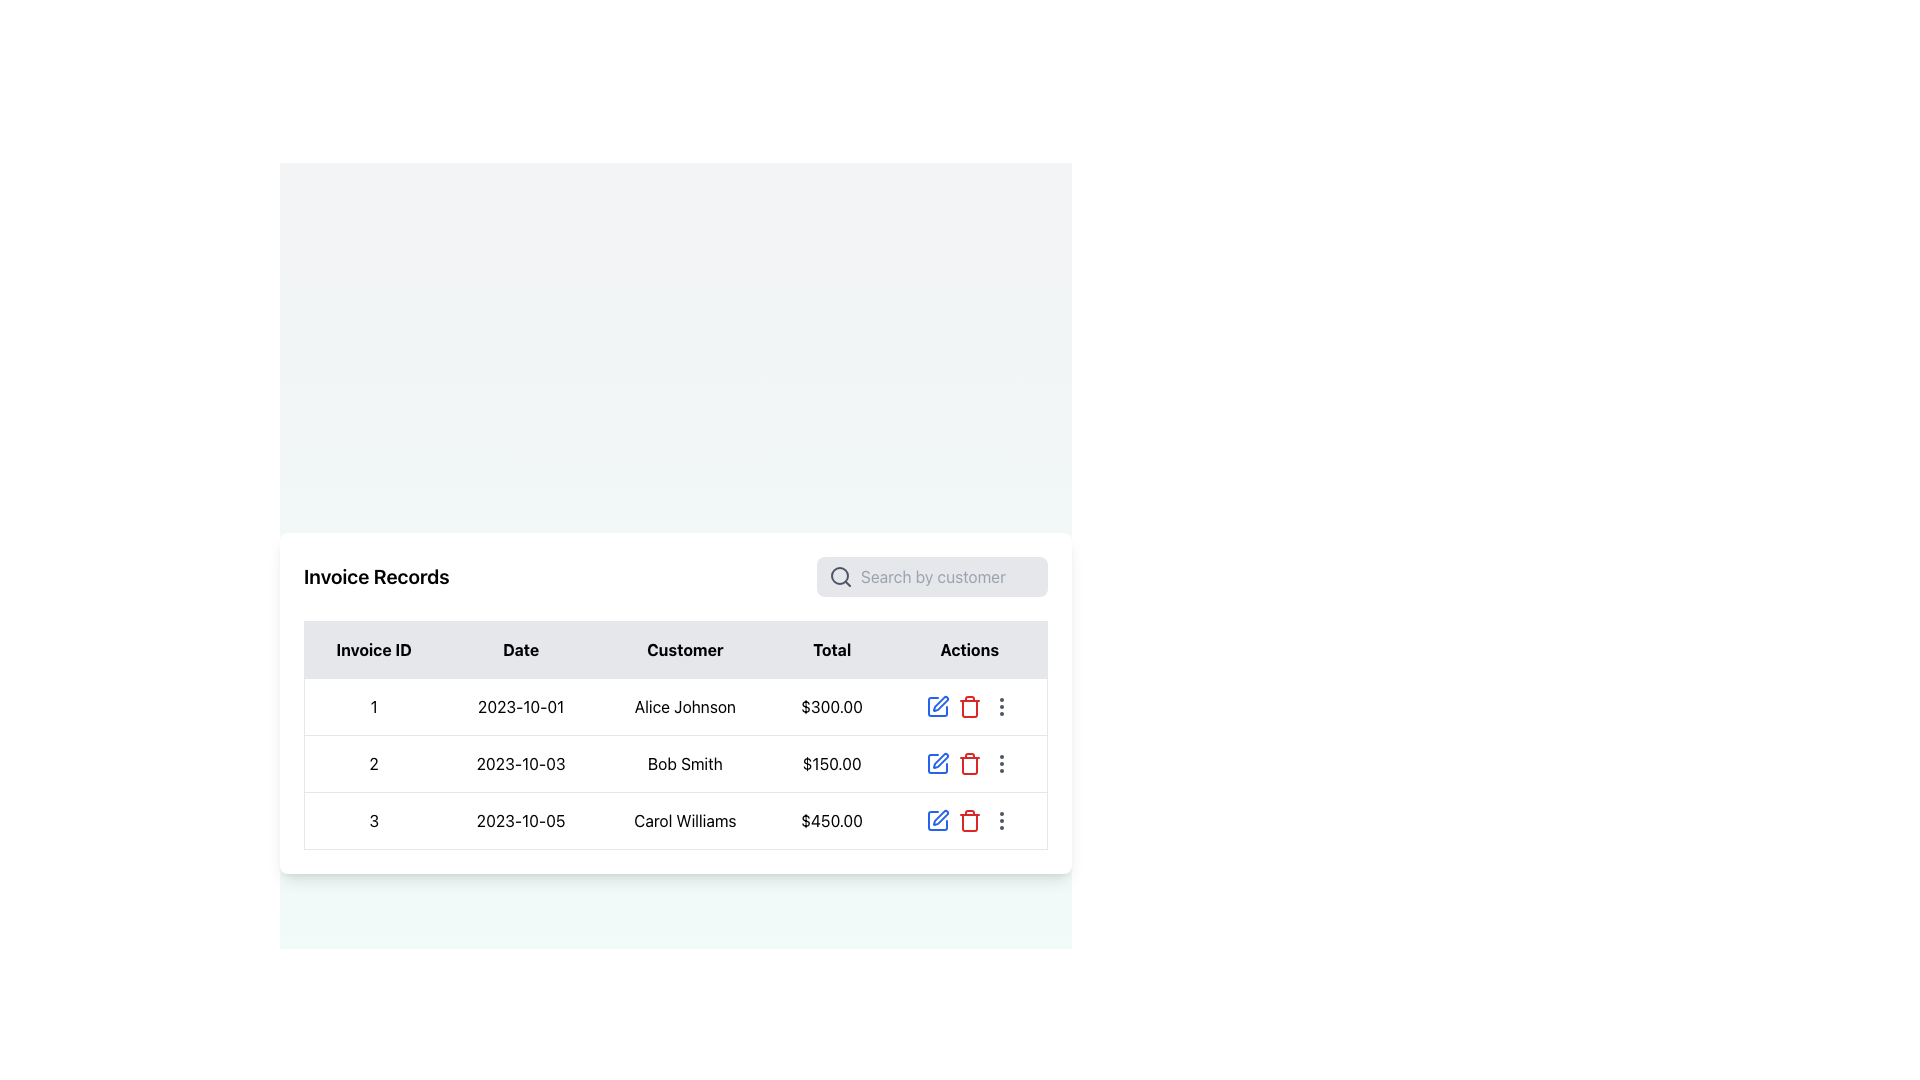 This screenshot has height=1080, width=1920. Describe the element at coordinates (1001, 705) in the screenshot. I see `the vertical ellipsis icon button located in the 'Actions' column of the 'Invoice Records' section to activate the scaling effect` at that location.